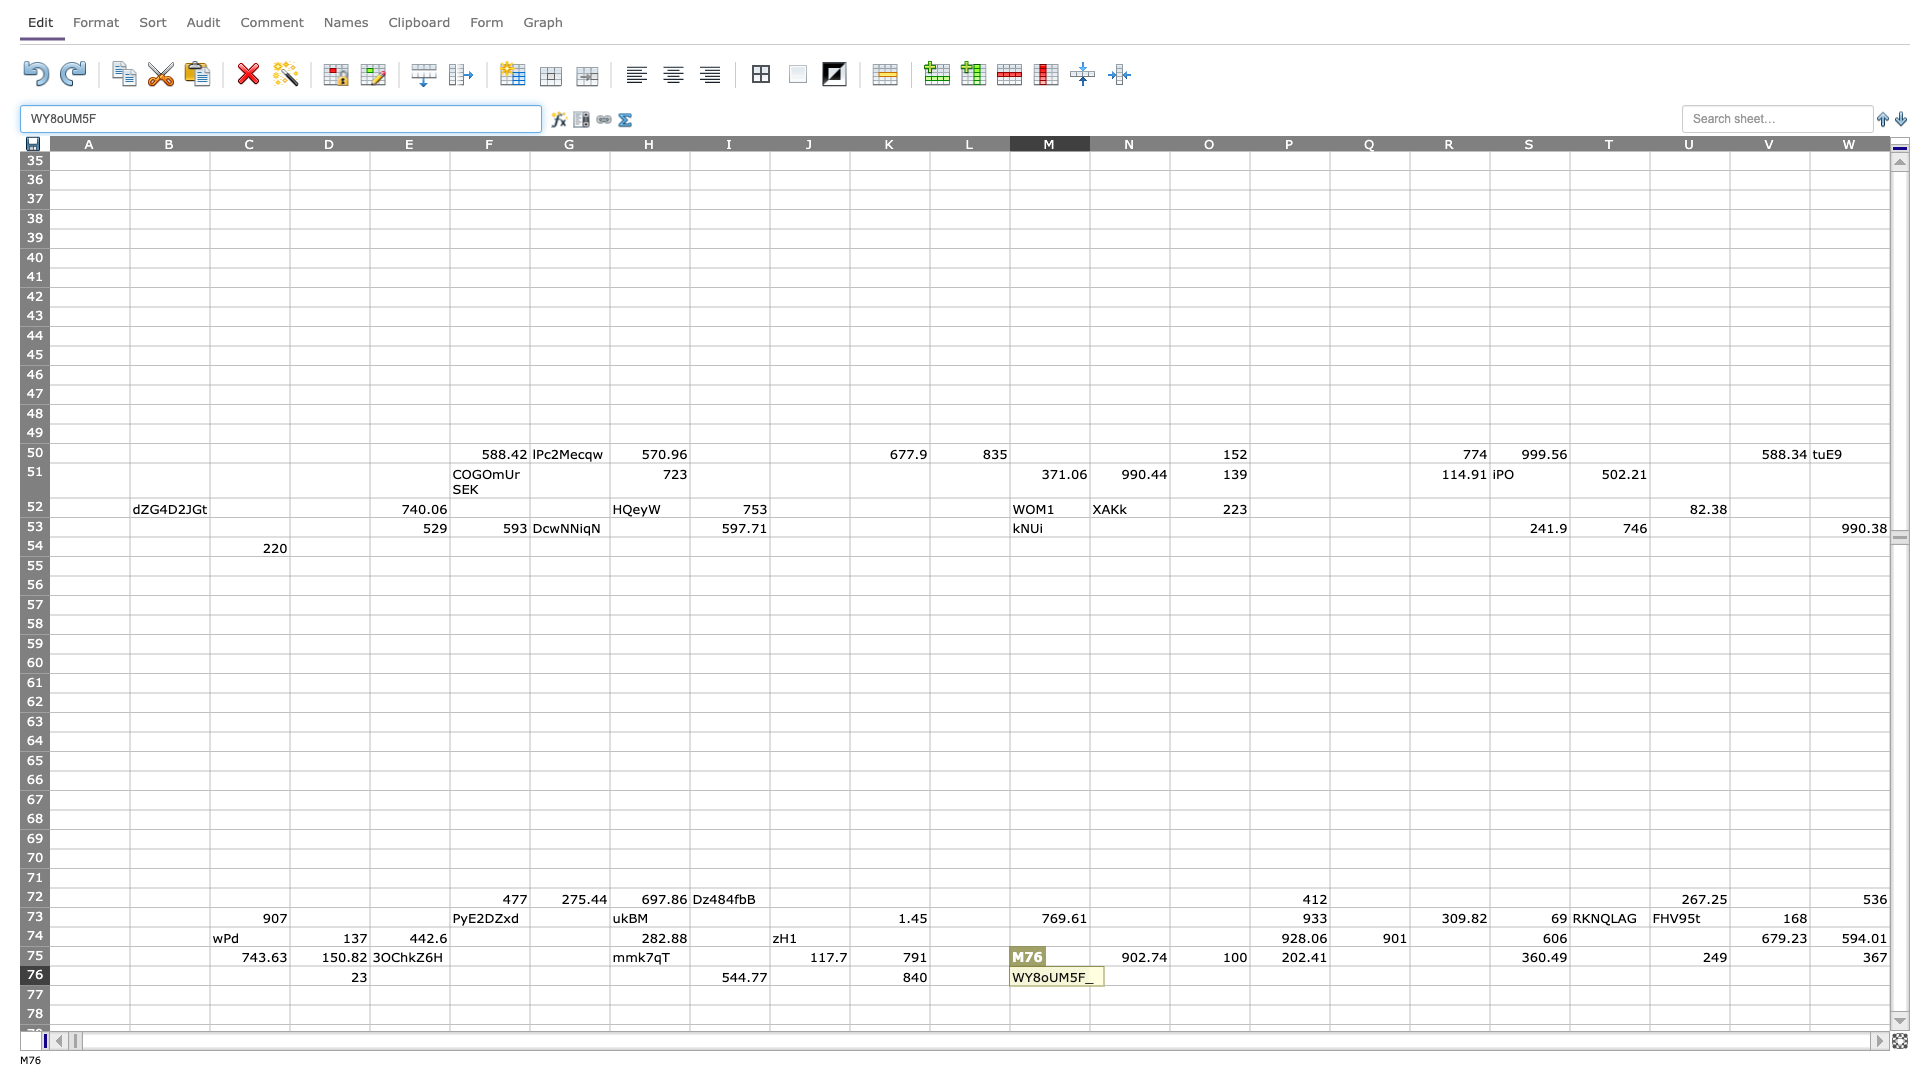 This screenshot has height=1080, width=1920. I want to click on Place cursor on top left corner of N76, so click(1088, 964).